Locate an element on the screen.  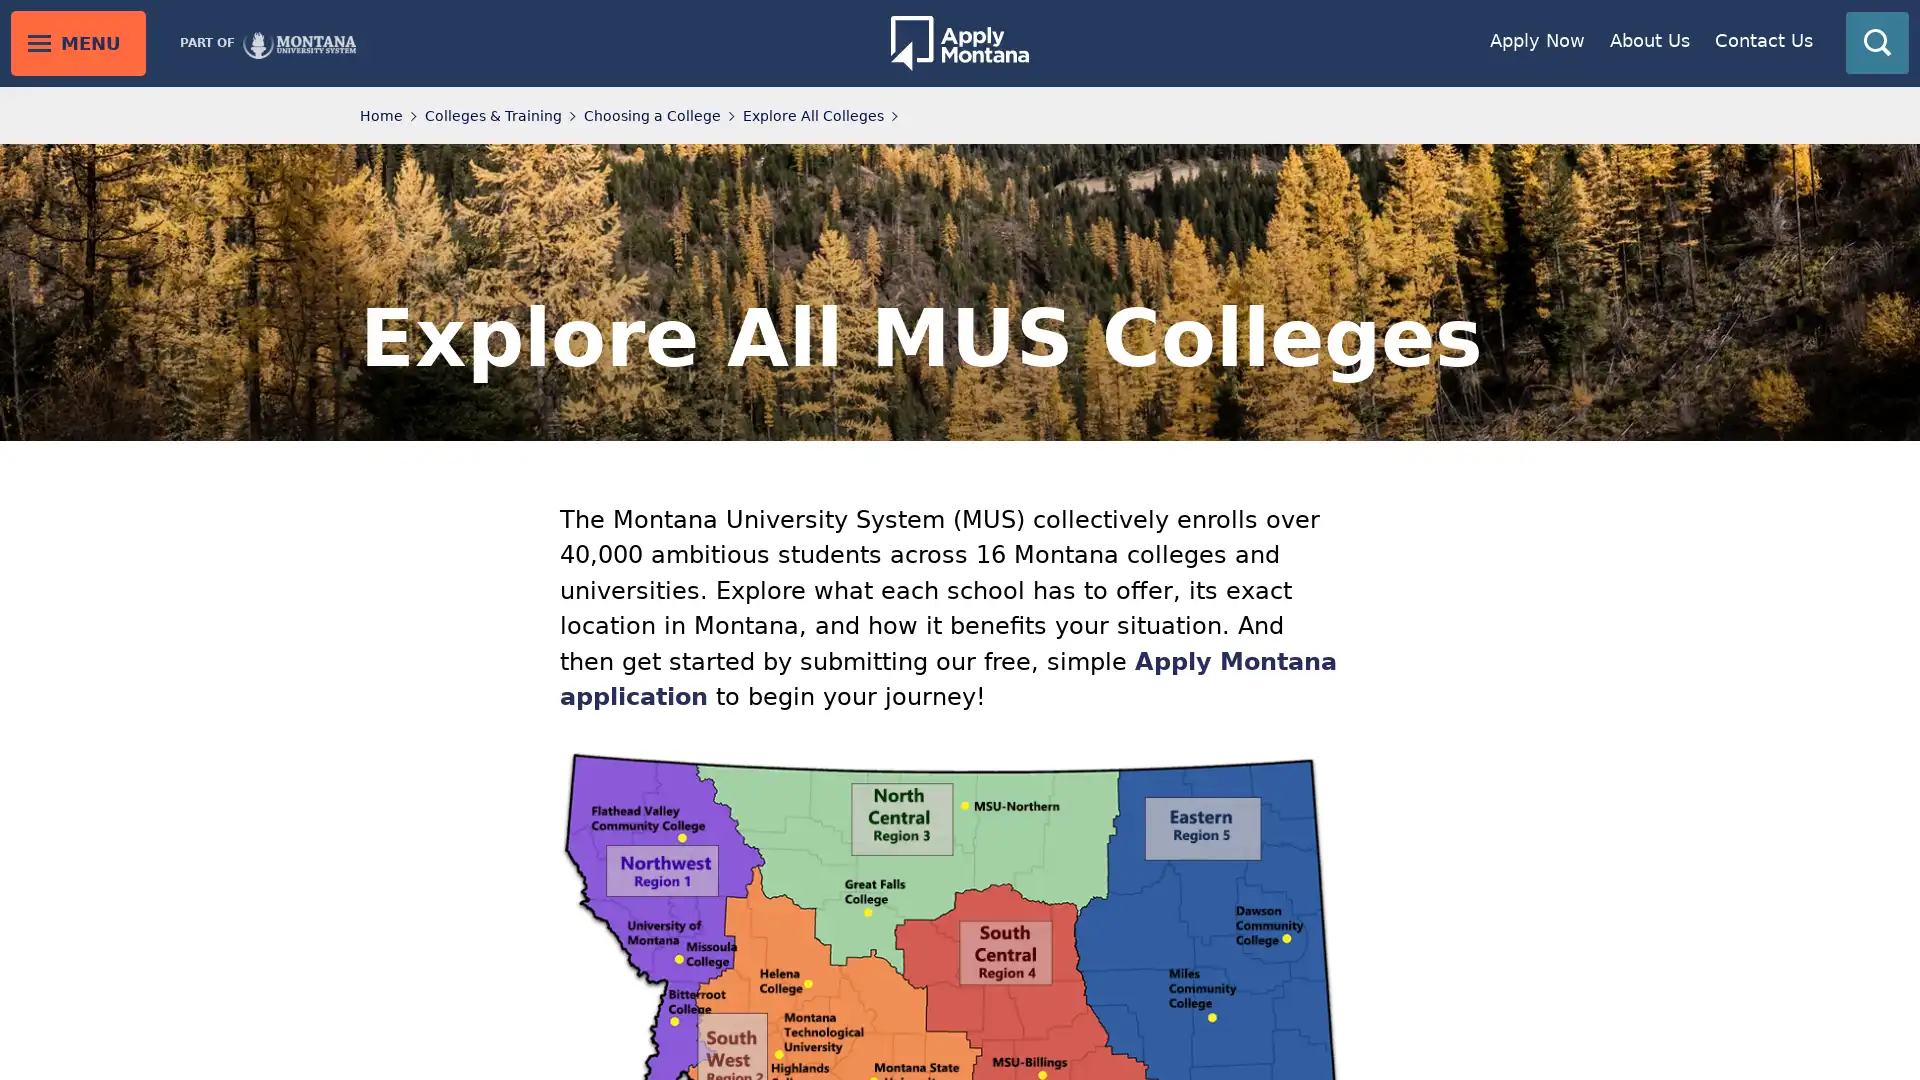
toggle main menu is located at coordinates (78, 42).